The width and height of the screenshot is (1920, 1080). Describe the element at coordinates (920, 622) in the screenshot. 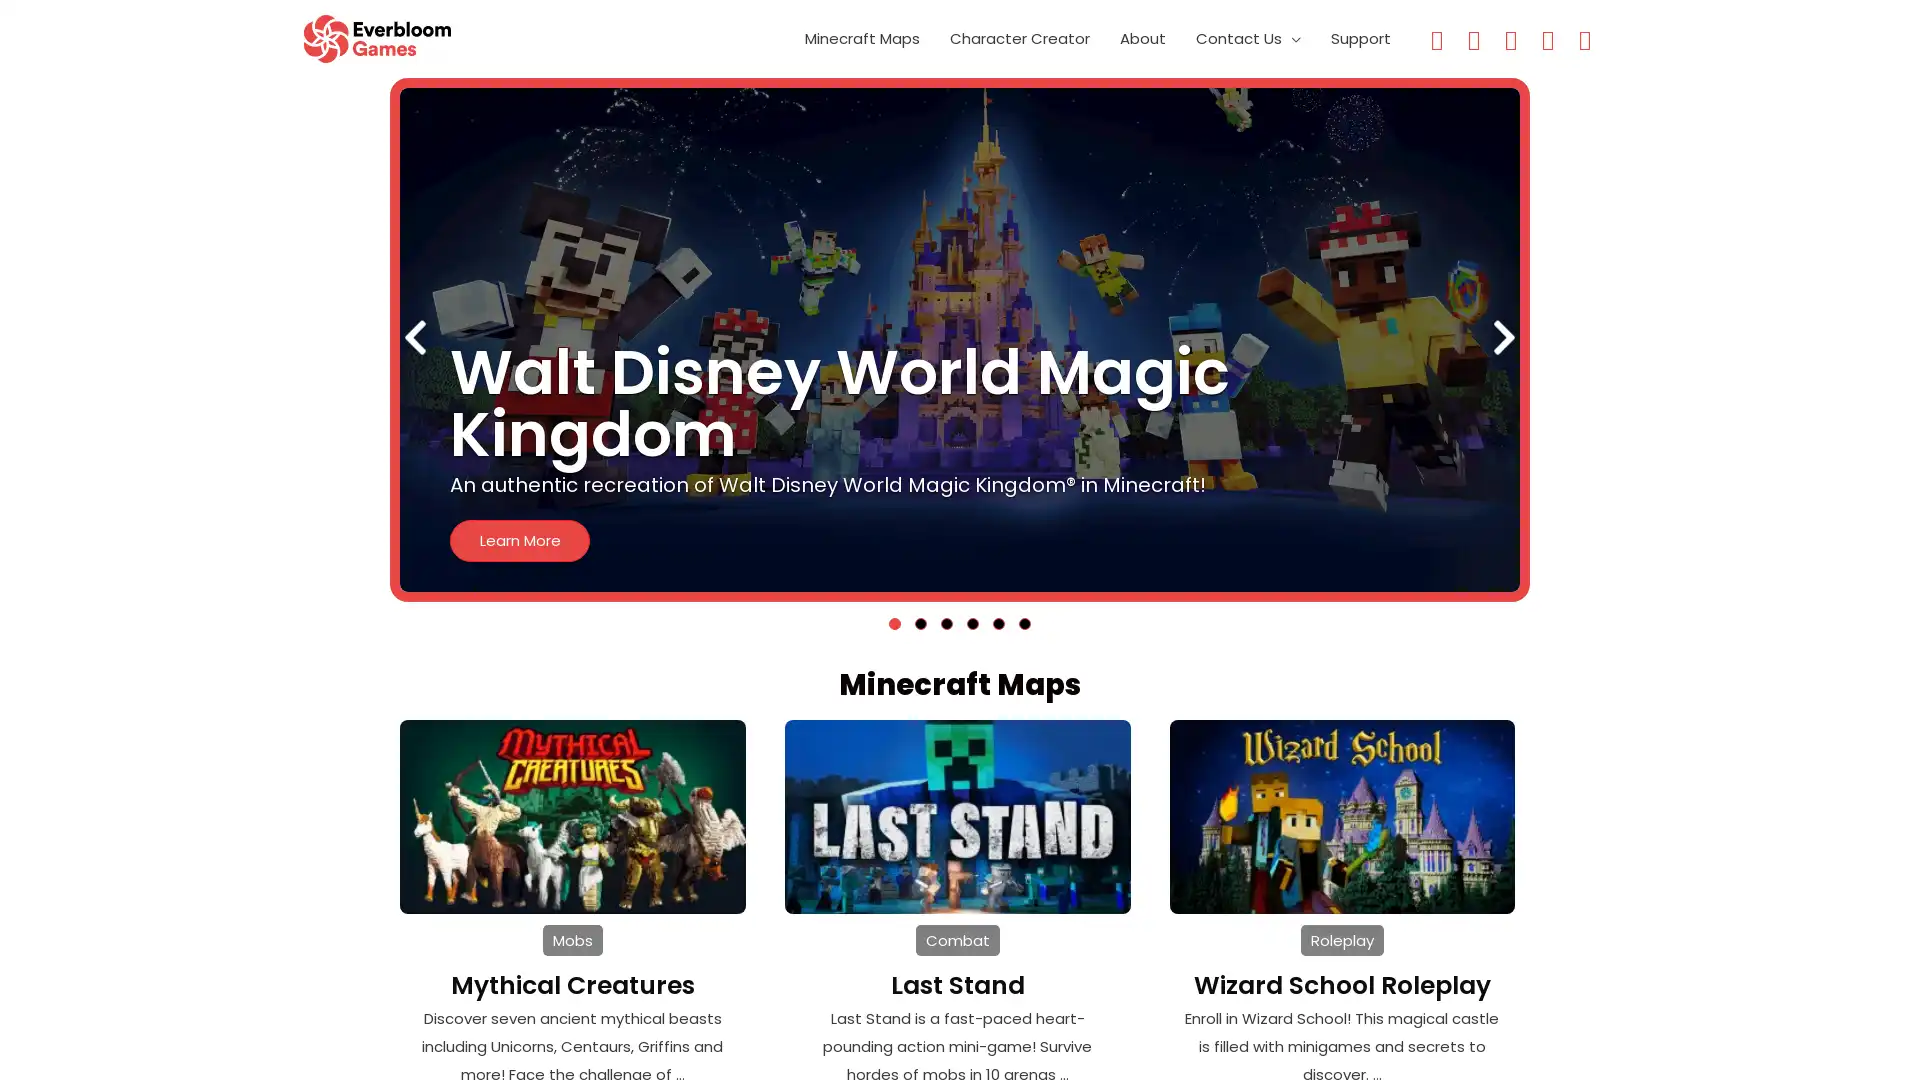

I see `Page 2` at that location.